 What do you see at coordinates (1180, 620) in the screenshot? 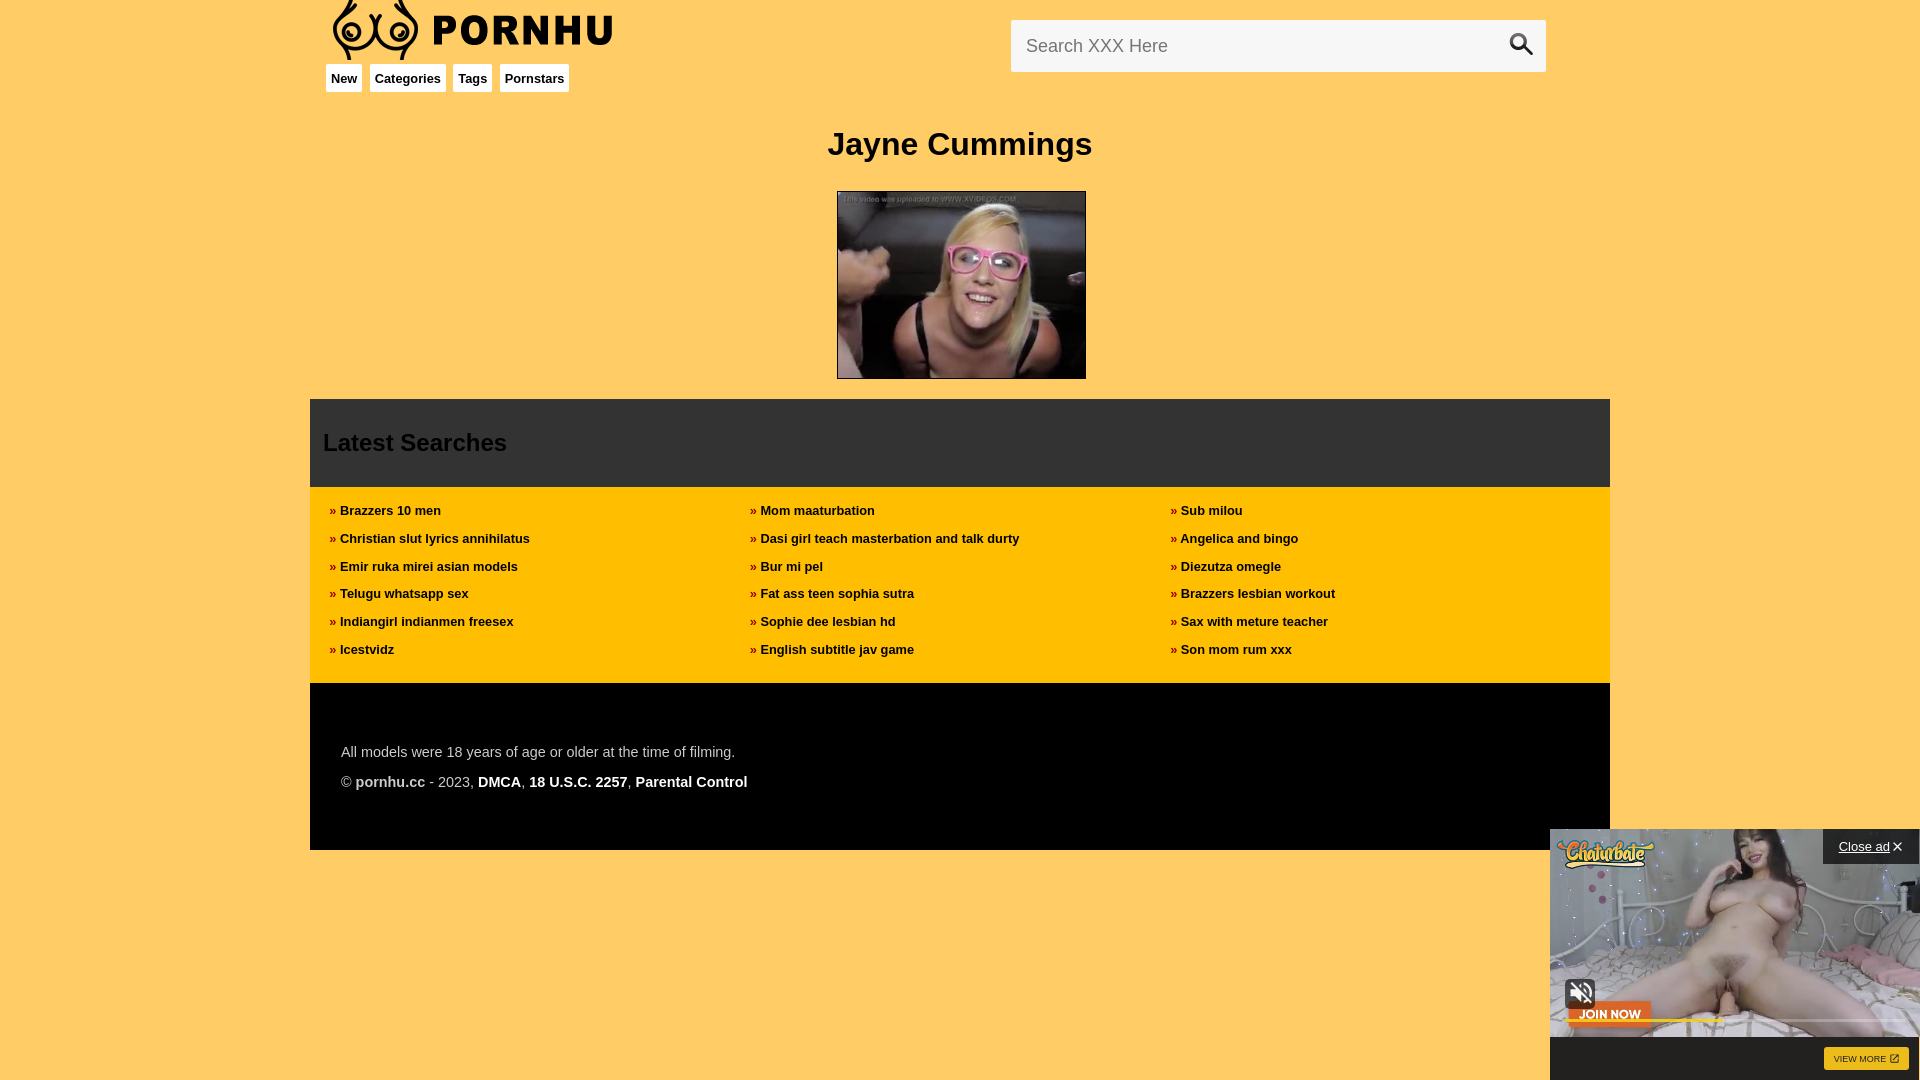
I see `'Sax with meture teacher'` at bounding box center [1180, 620].